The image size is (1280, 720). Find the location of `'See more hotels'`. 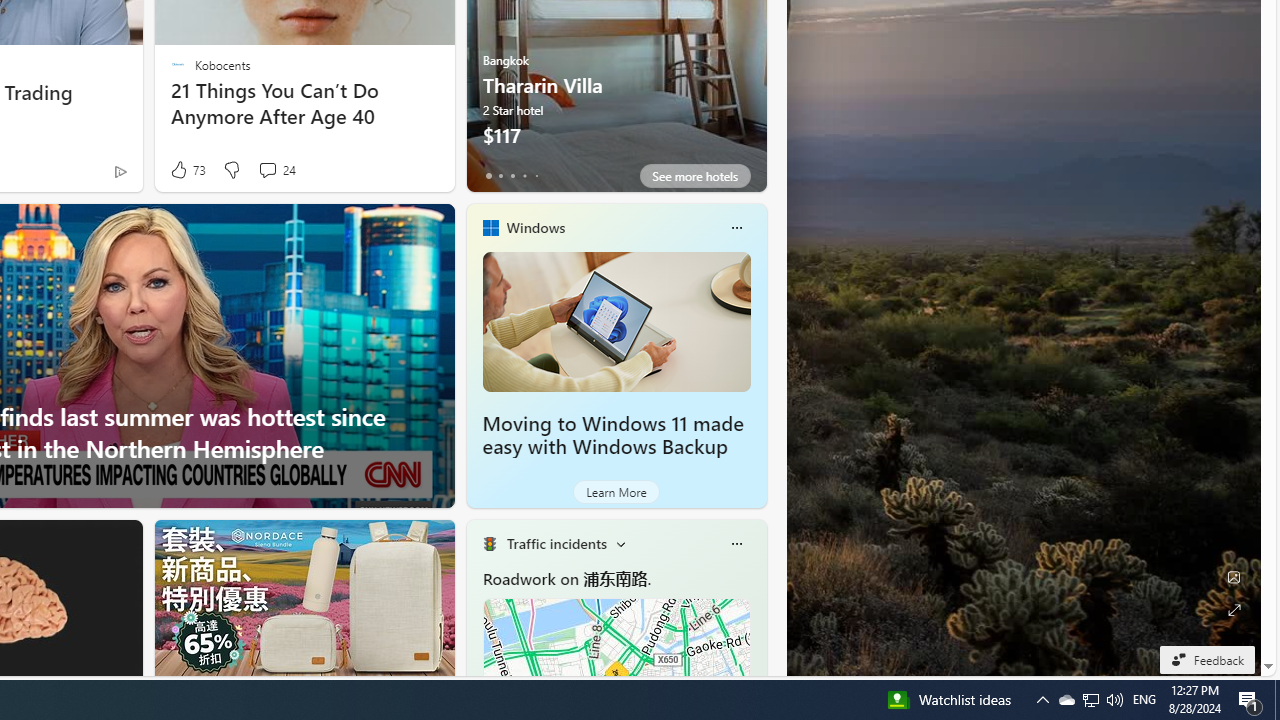

'See more hotels' is located at coordinates (695, 175).